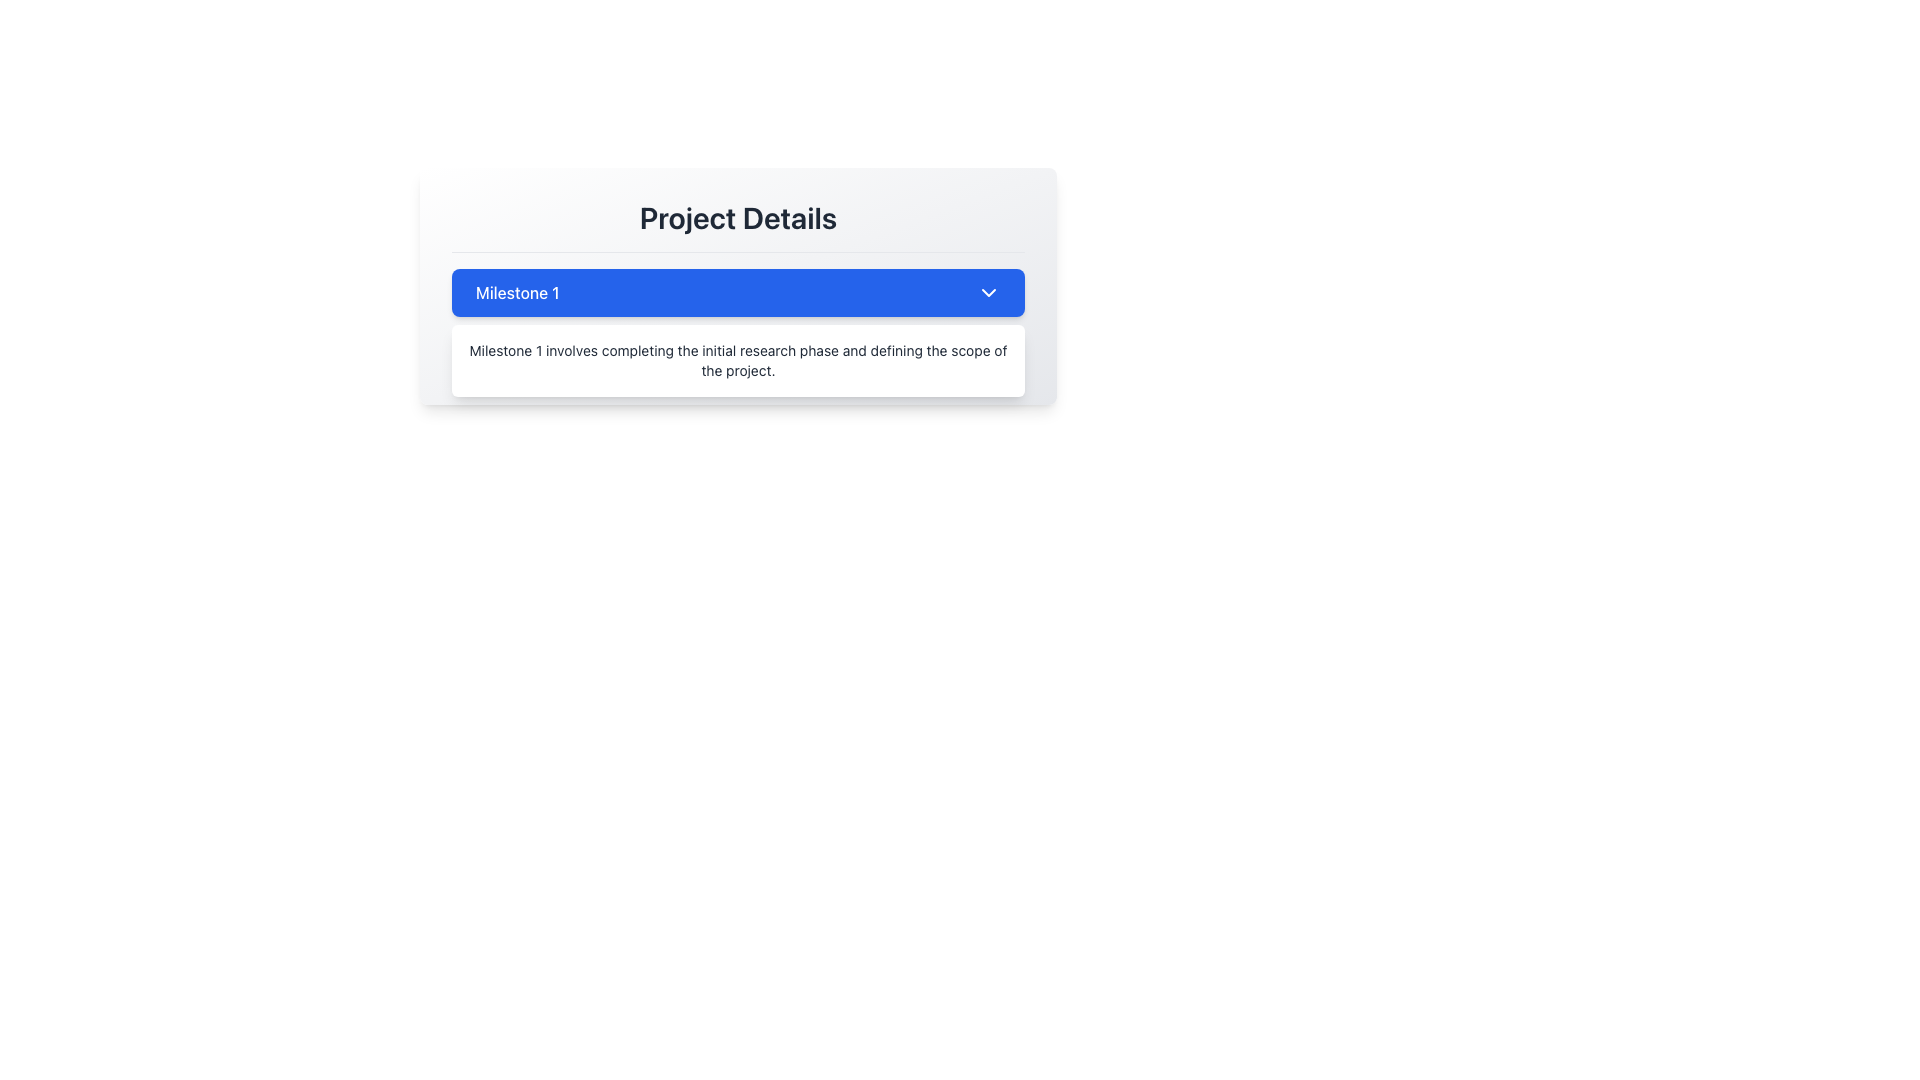  Describe the element at coordinates (737, 322) in the screenshot. I see `the dropdown in the project information panel` at that location.